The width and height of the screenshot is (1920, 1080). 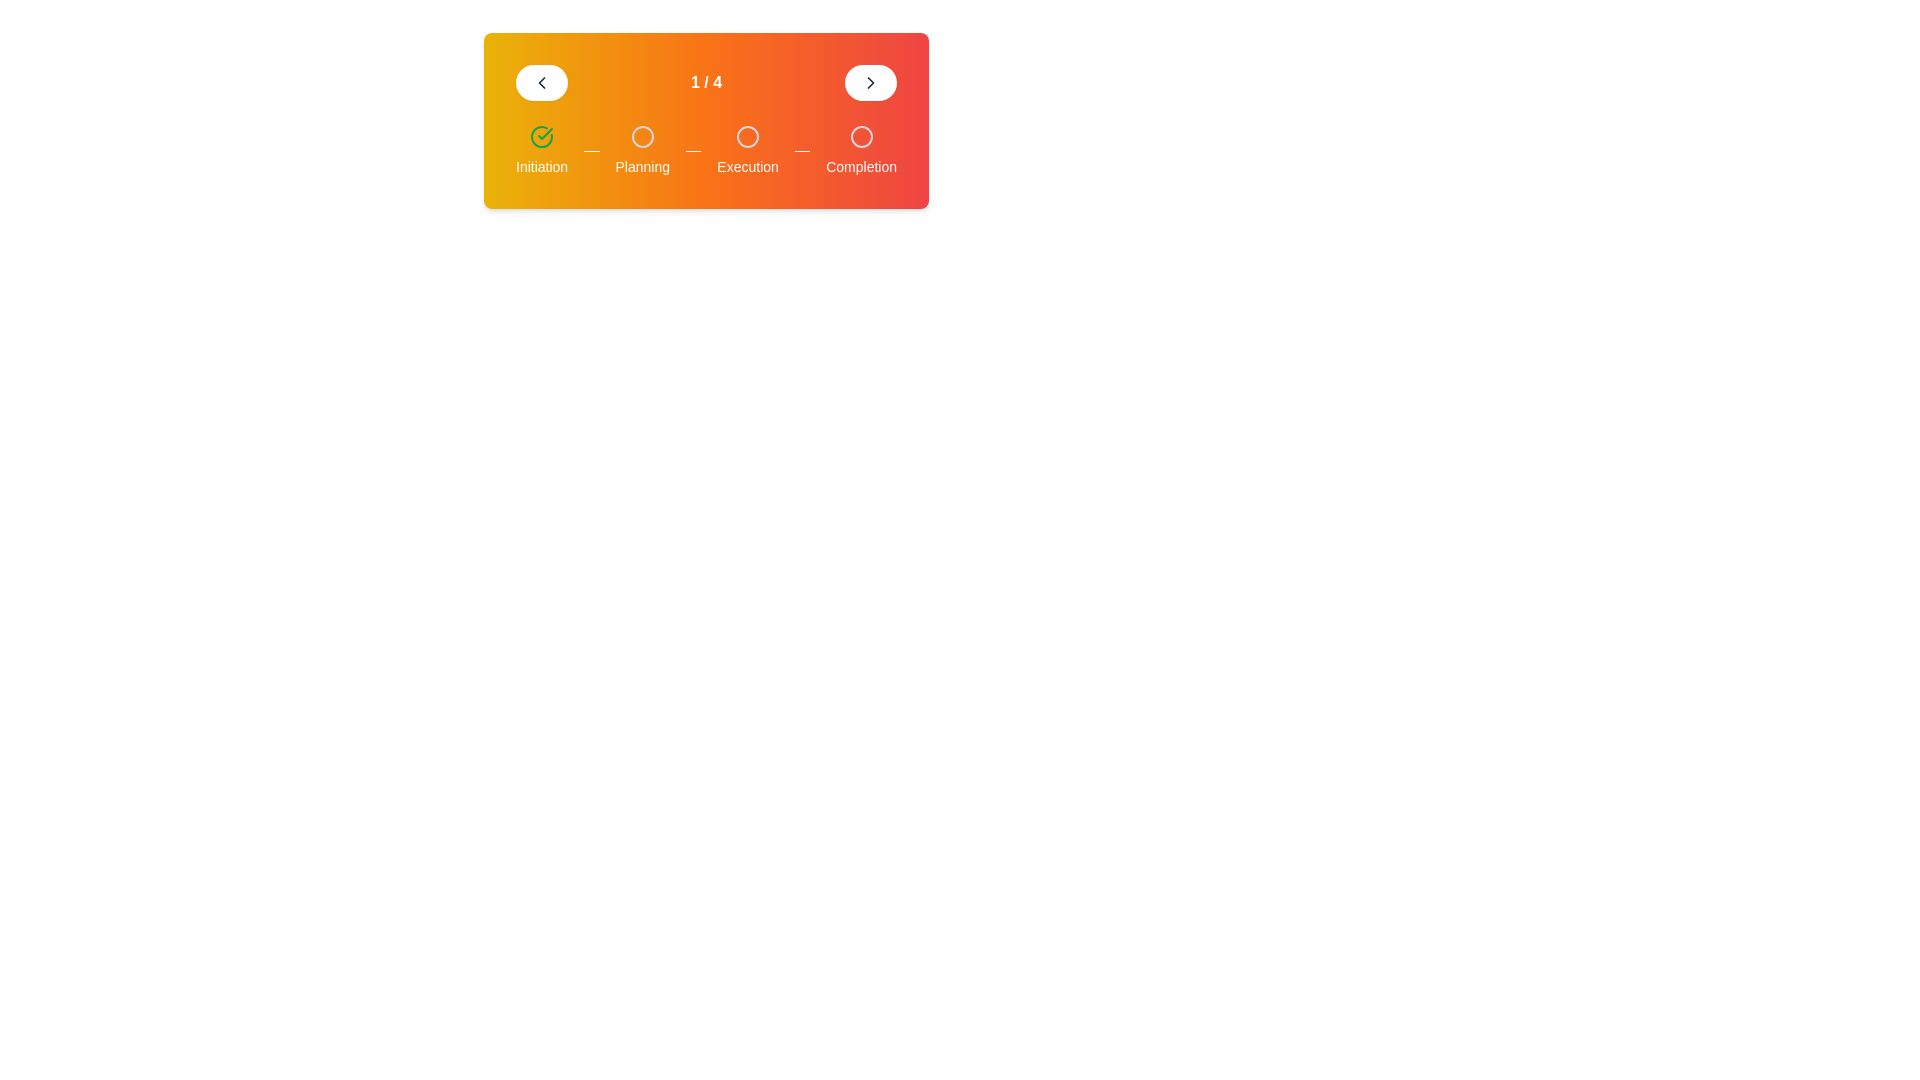 What do you see at coordinates (747, 136) in the screenshot?
I see `the circular icon representing the 'Execution' phase in the progress bar` at bounding box center [747, 136].